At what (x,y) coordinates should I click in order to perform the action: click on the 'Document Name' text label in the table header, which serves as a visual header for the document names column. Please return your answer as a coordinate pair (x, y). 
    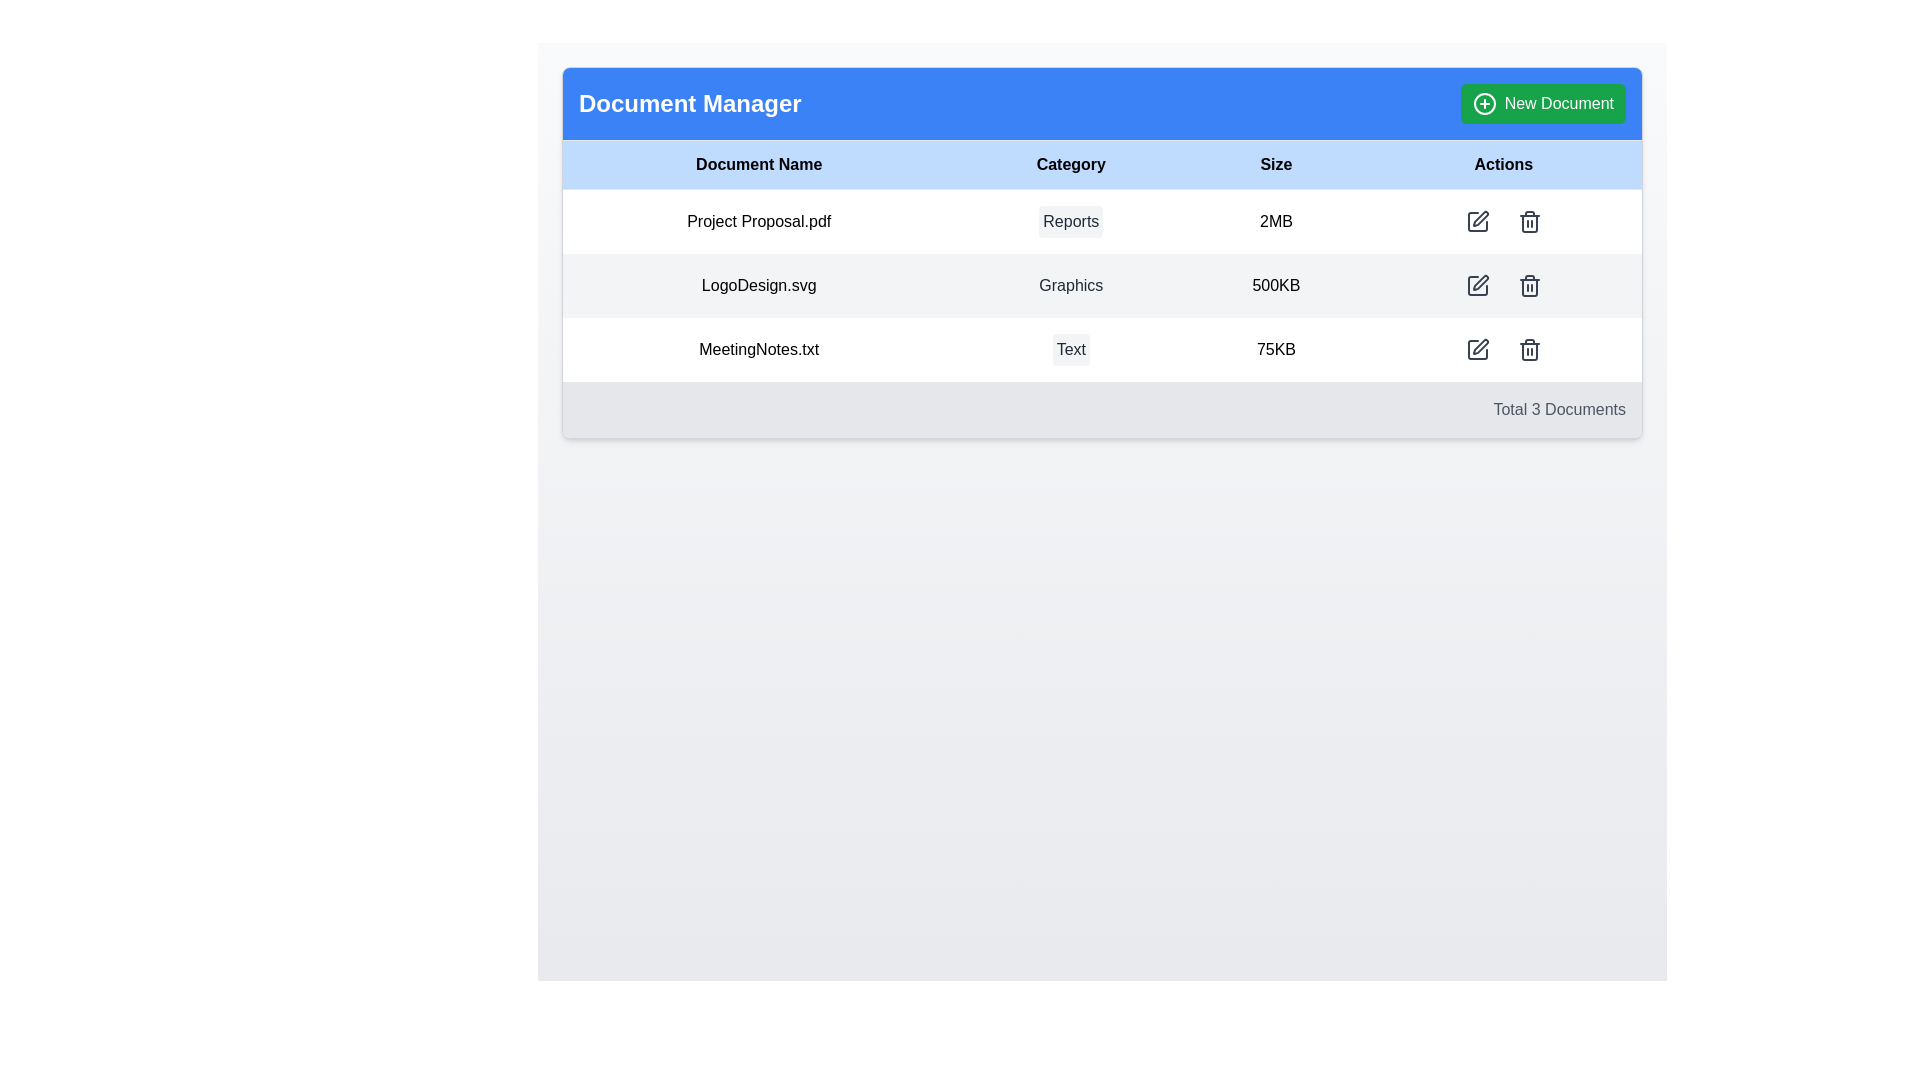
    Looking at the image, I should click on (758, 164).